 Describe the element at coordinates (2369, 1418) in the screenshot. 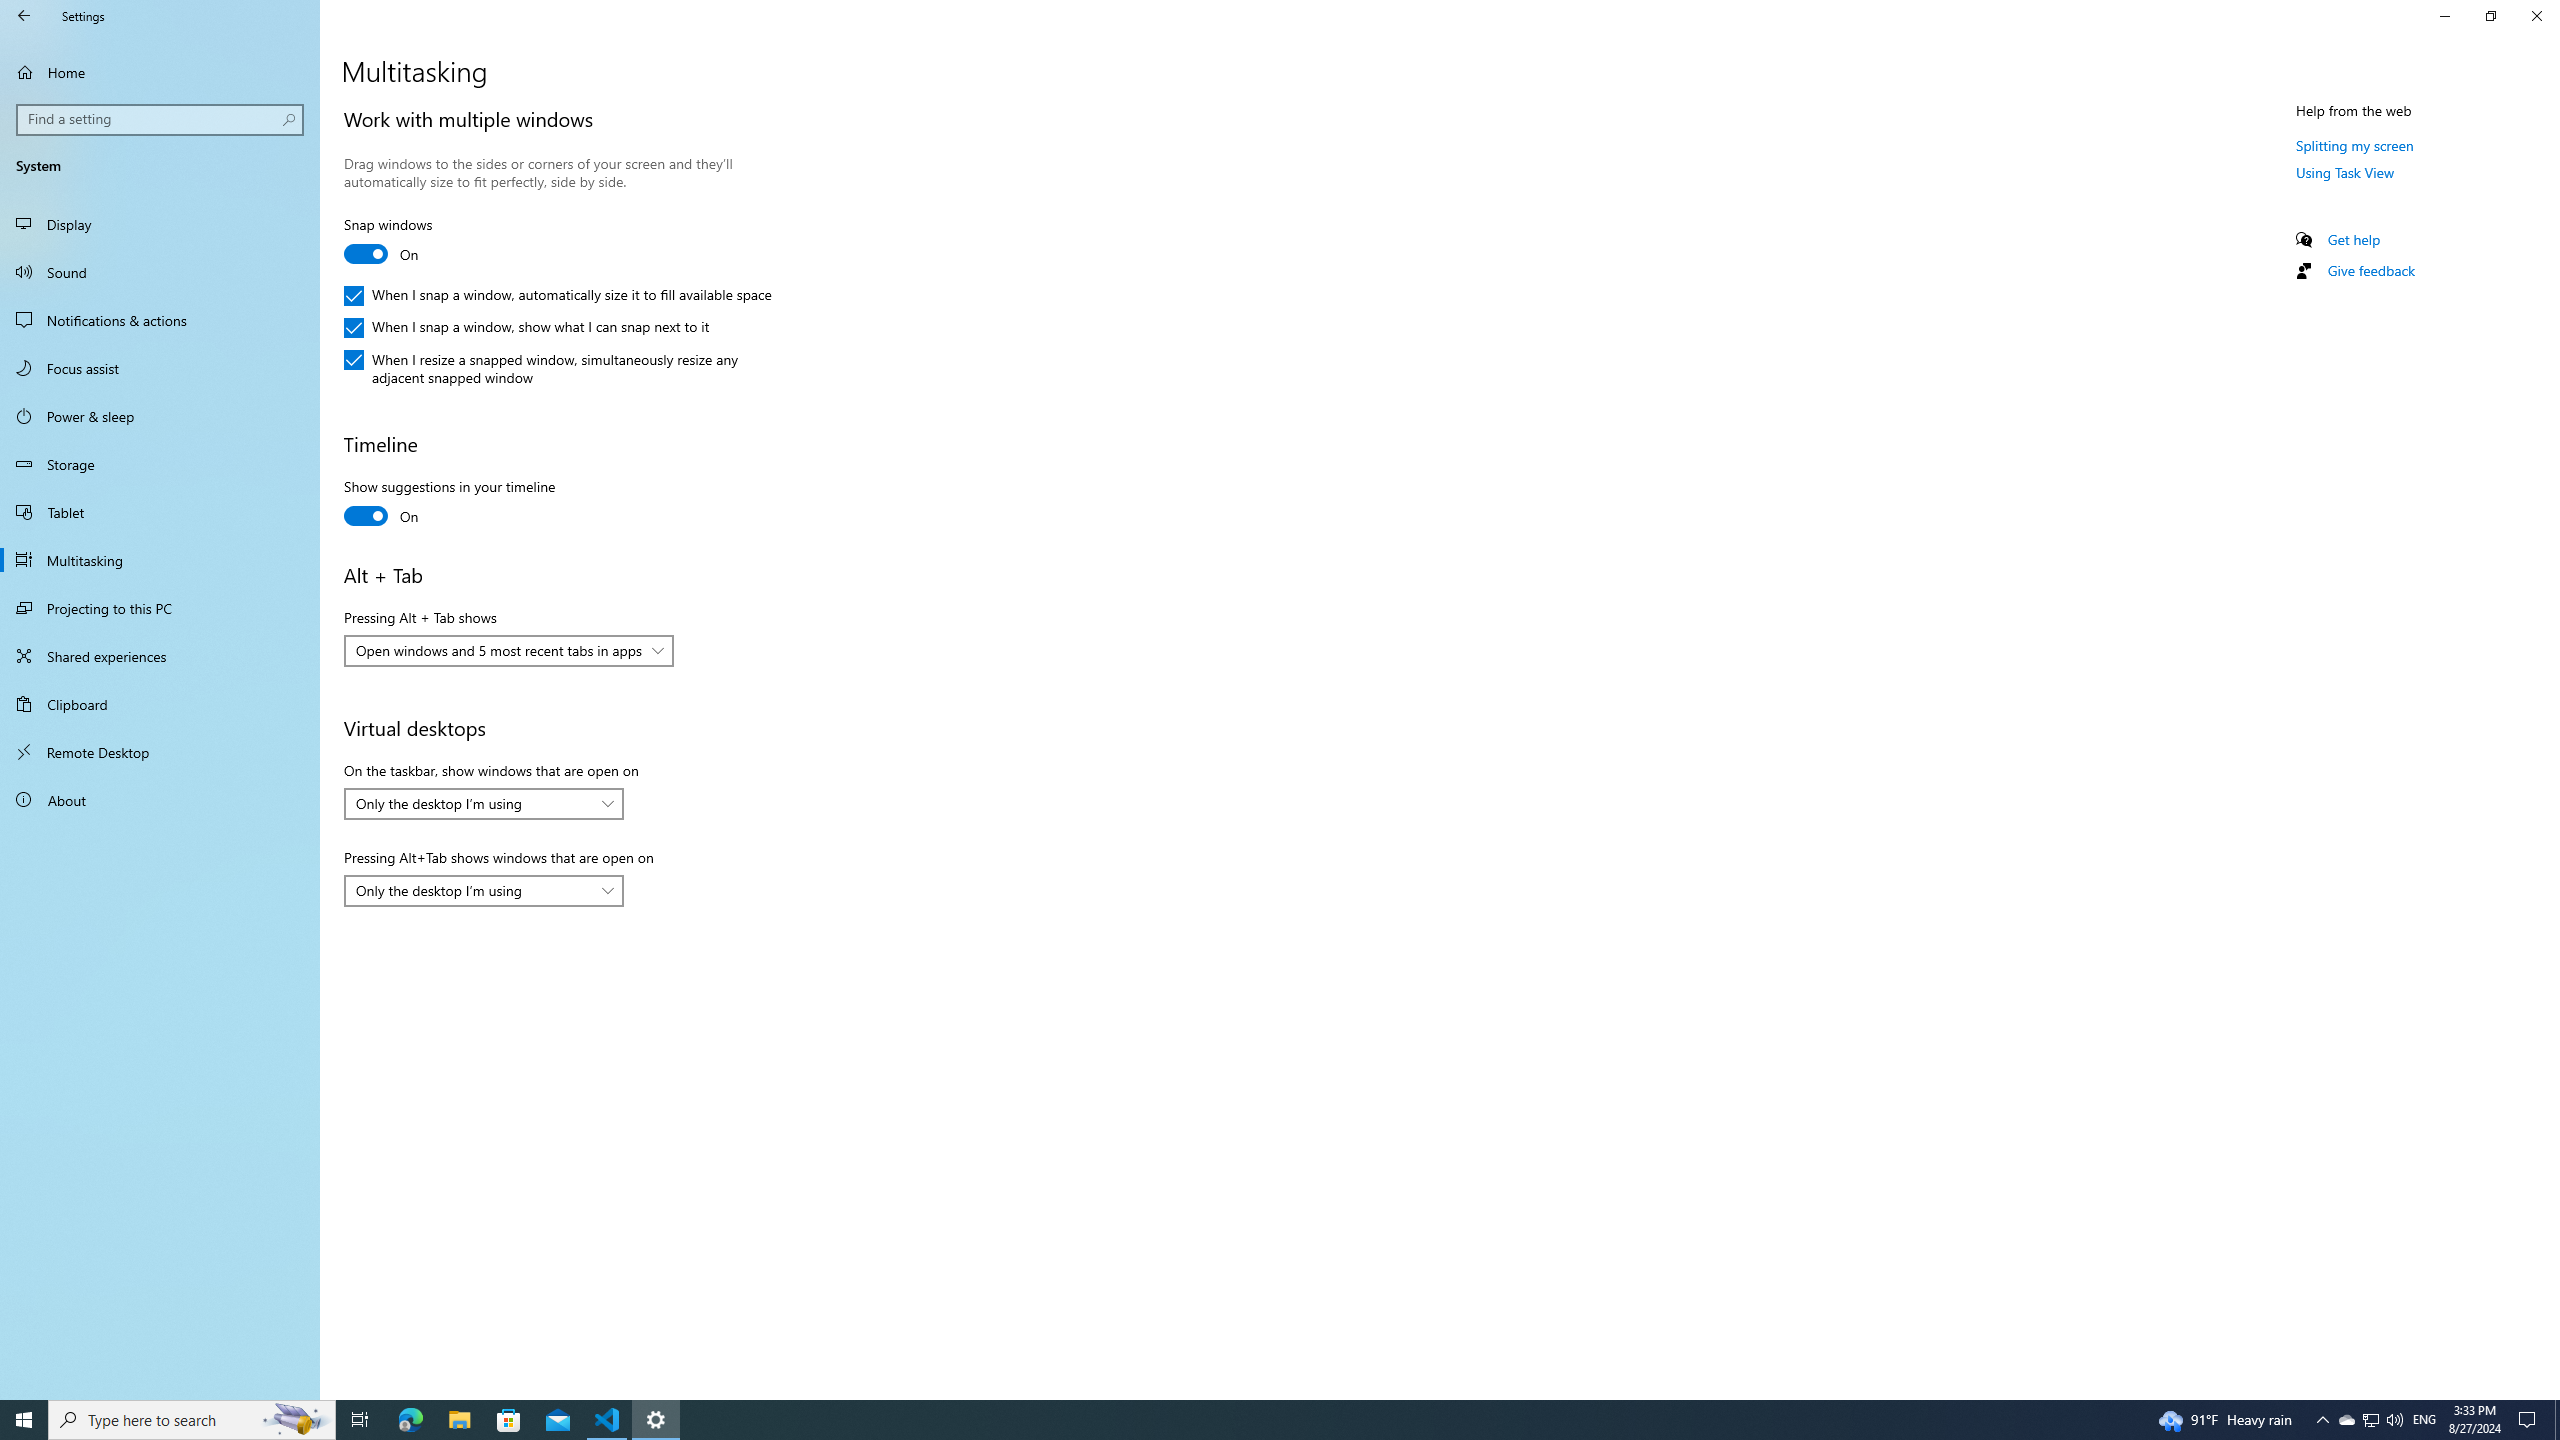

I see `'User Promoted Notification Area'` at that location.